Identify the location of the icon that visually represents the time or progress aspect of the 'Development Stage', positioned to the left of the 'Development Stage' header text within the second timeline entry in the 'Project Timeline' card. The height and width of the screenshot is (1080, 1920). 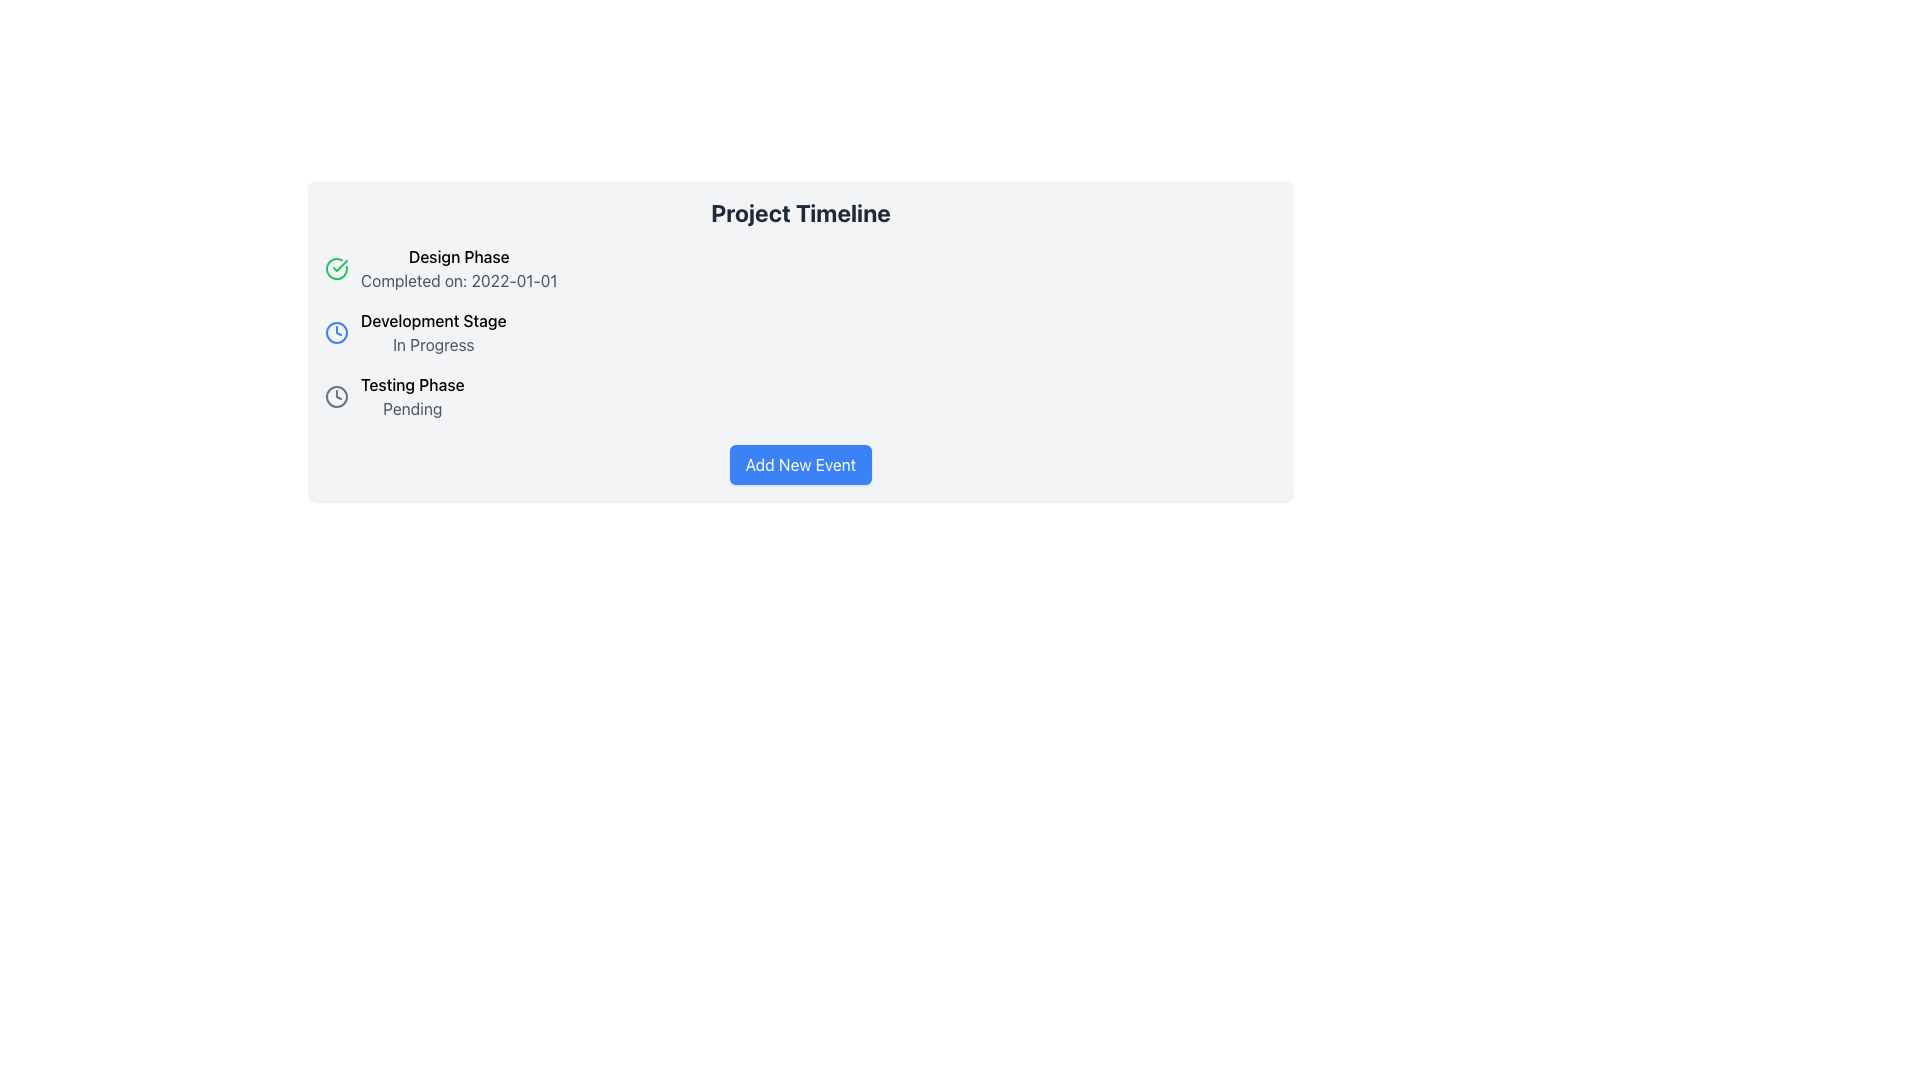
(336, 331).